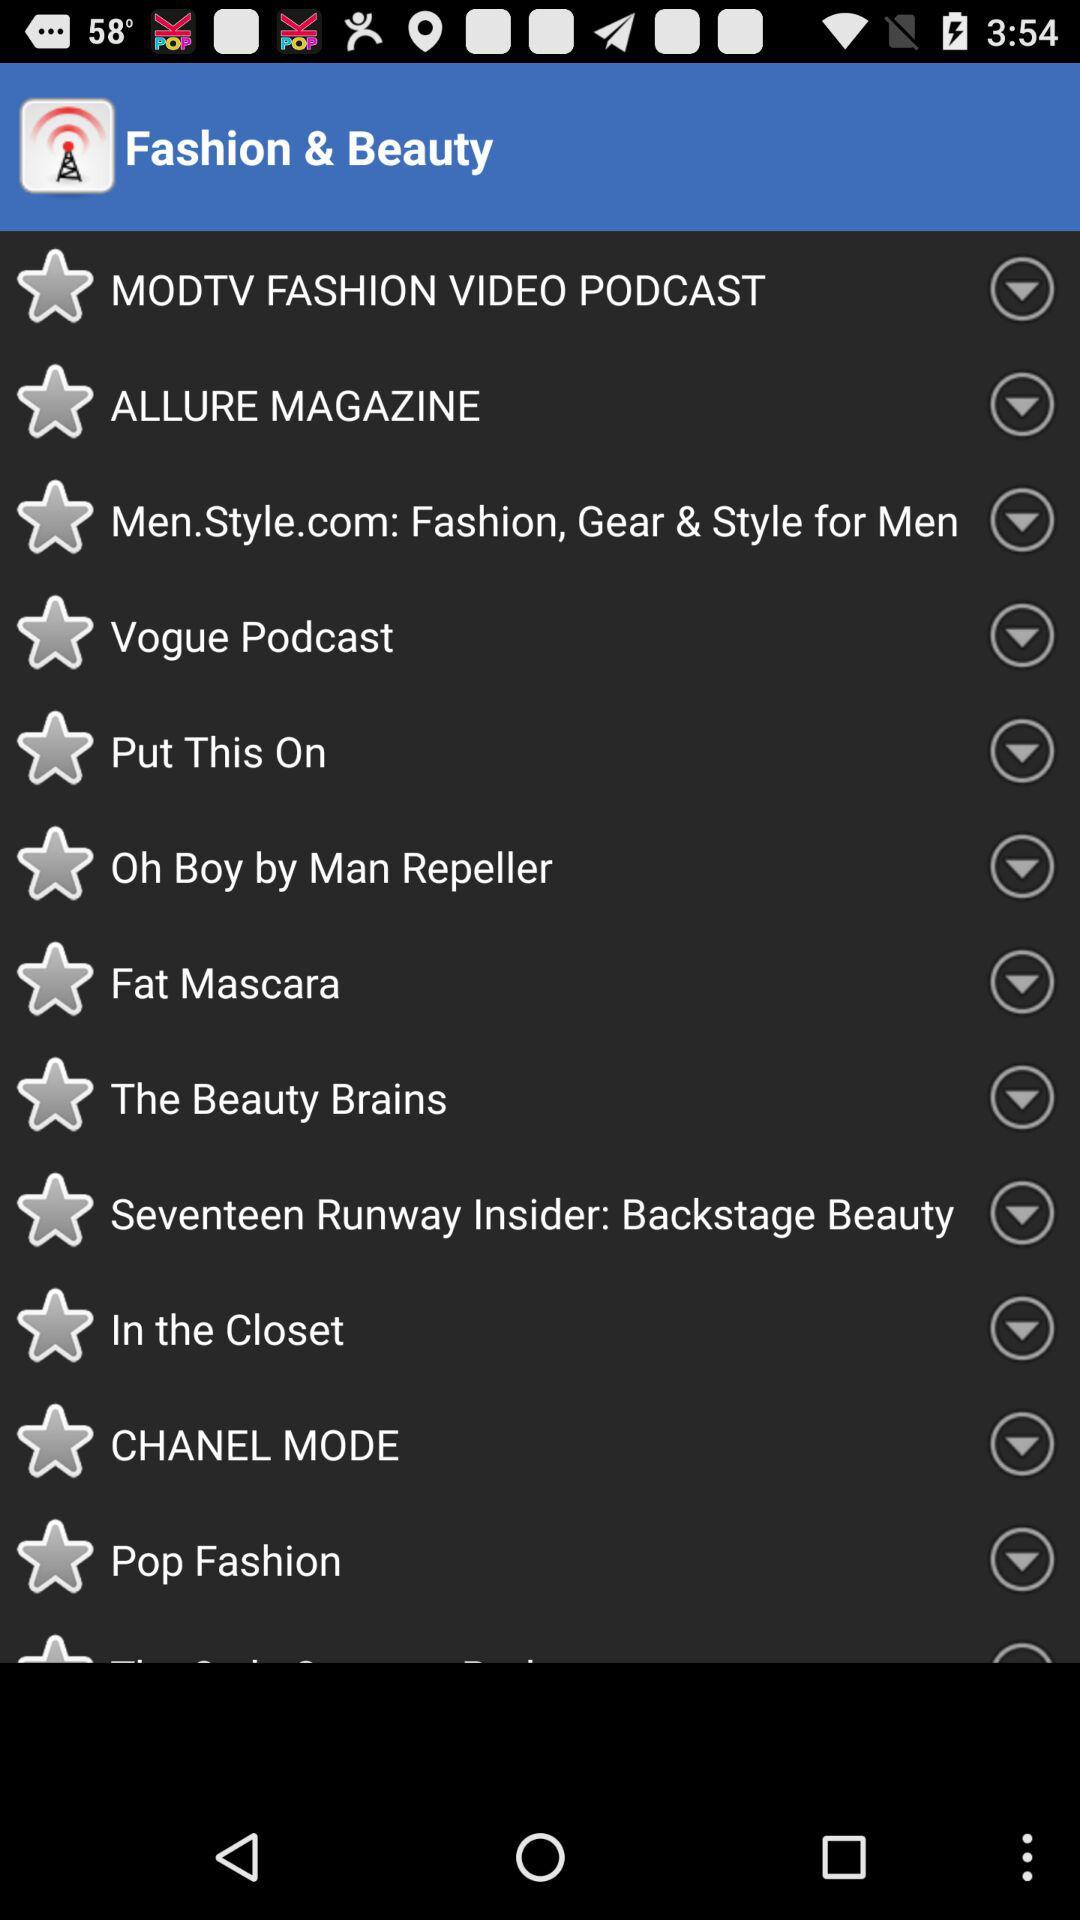  I want to click on allure magazine, so click(536, 403).